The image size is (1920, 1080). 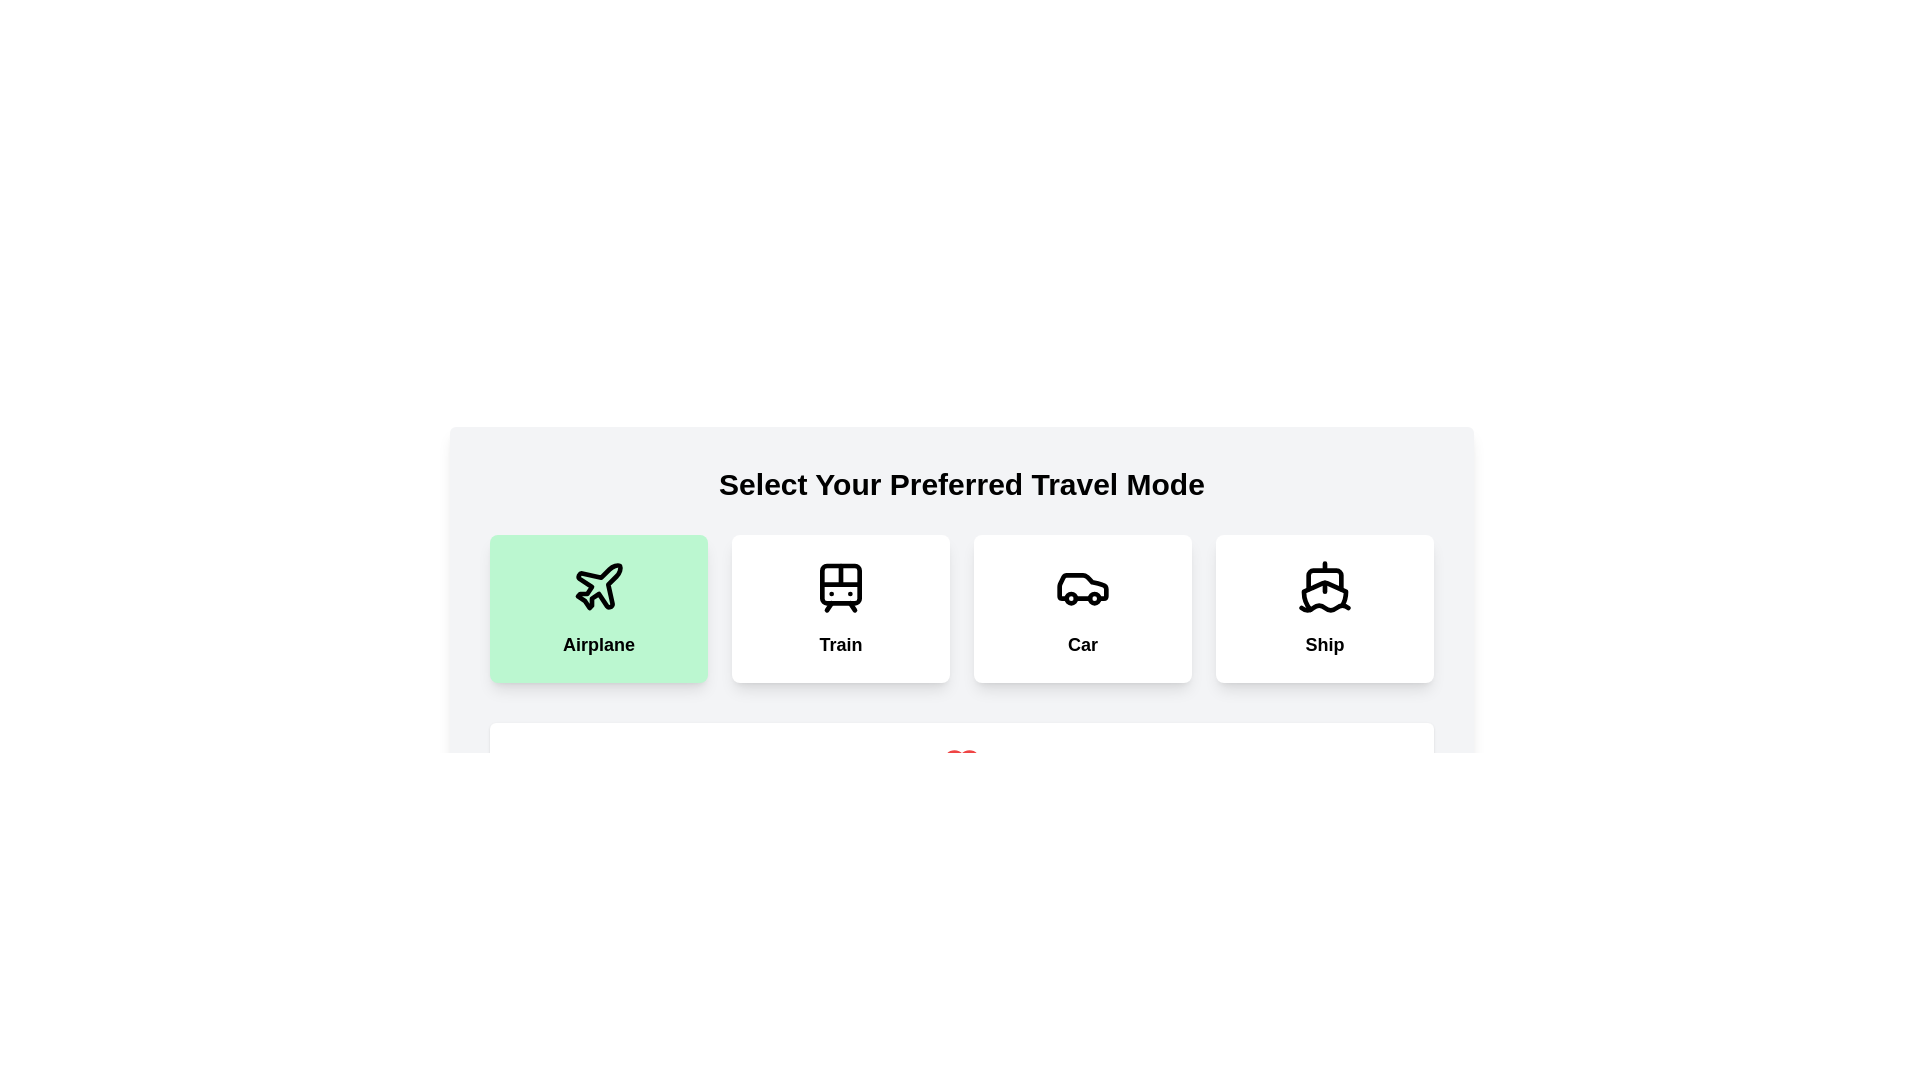 What do you see at coordinates (1082, 585) in the screenshot?
I see `the car icon located centrally within the 'Car' card, which is the third card in a horizontal group of four cards for selecting travel modes under the heading 'Select Your Preferred Travel Mode'` at bounding box center [1082, 585].